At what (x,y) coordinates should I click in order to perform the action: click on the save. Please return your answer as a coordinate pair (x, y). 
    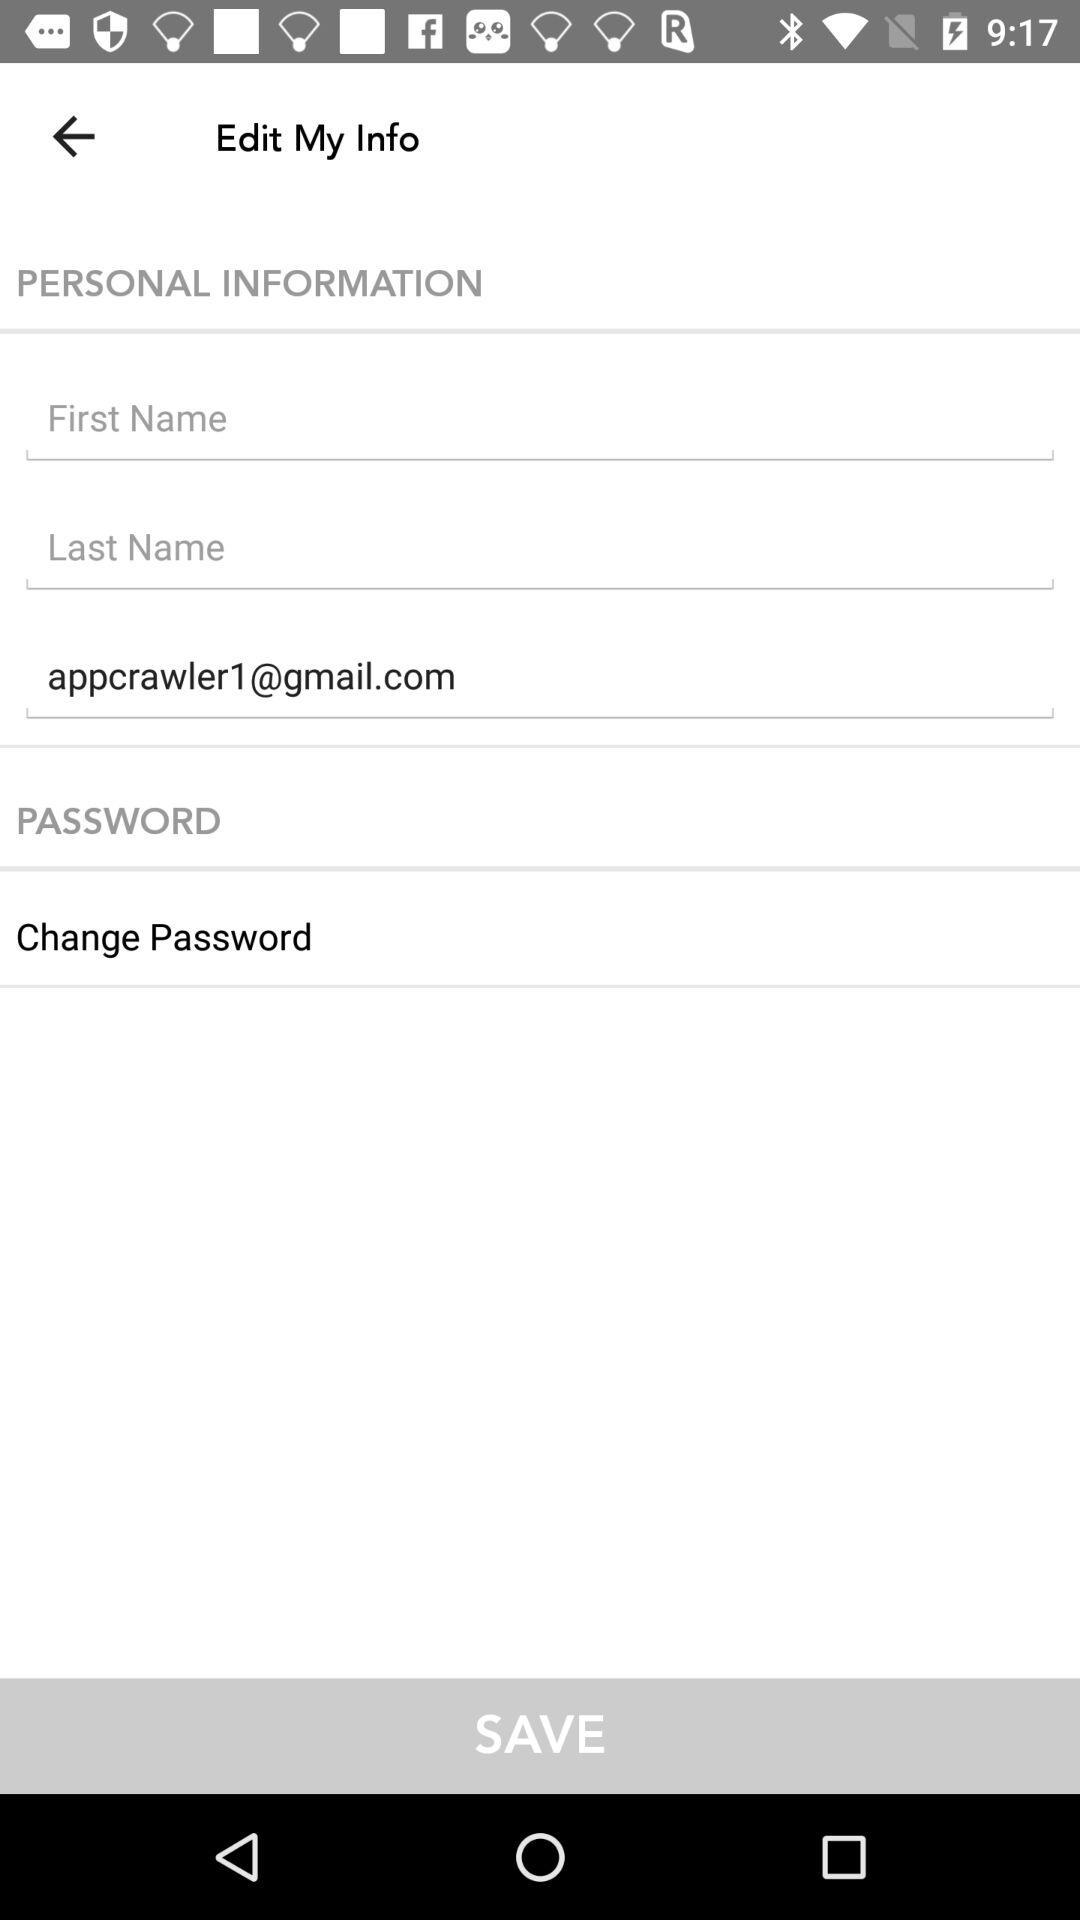
    Looking at the image, I should click on (540, 1735).